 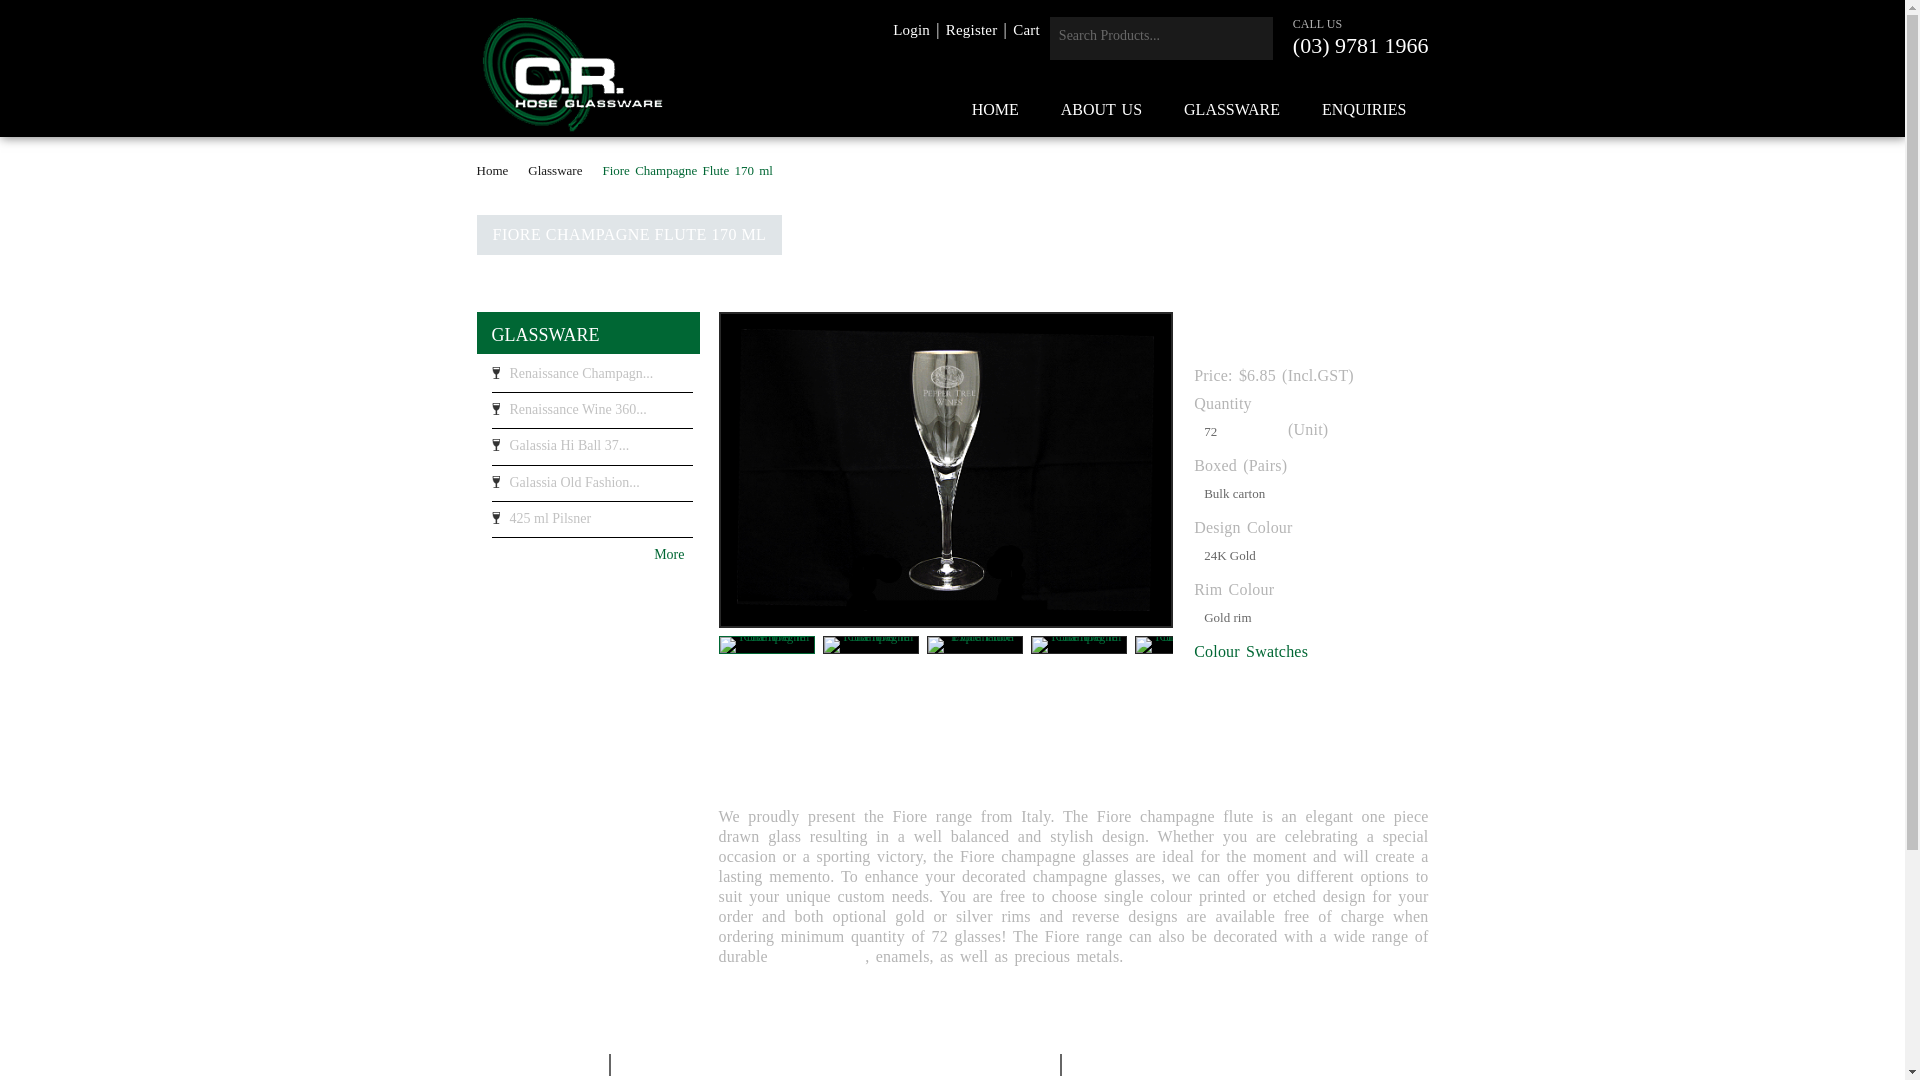 I want to click on 'CR Hose Glassware', so click(x=571, y=73).